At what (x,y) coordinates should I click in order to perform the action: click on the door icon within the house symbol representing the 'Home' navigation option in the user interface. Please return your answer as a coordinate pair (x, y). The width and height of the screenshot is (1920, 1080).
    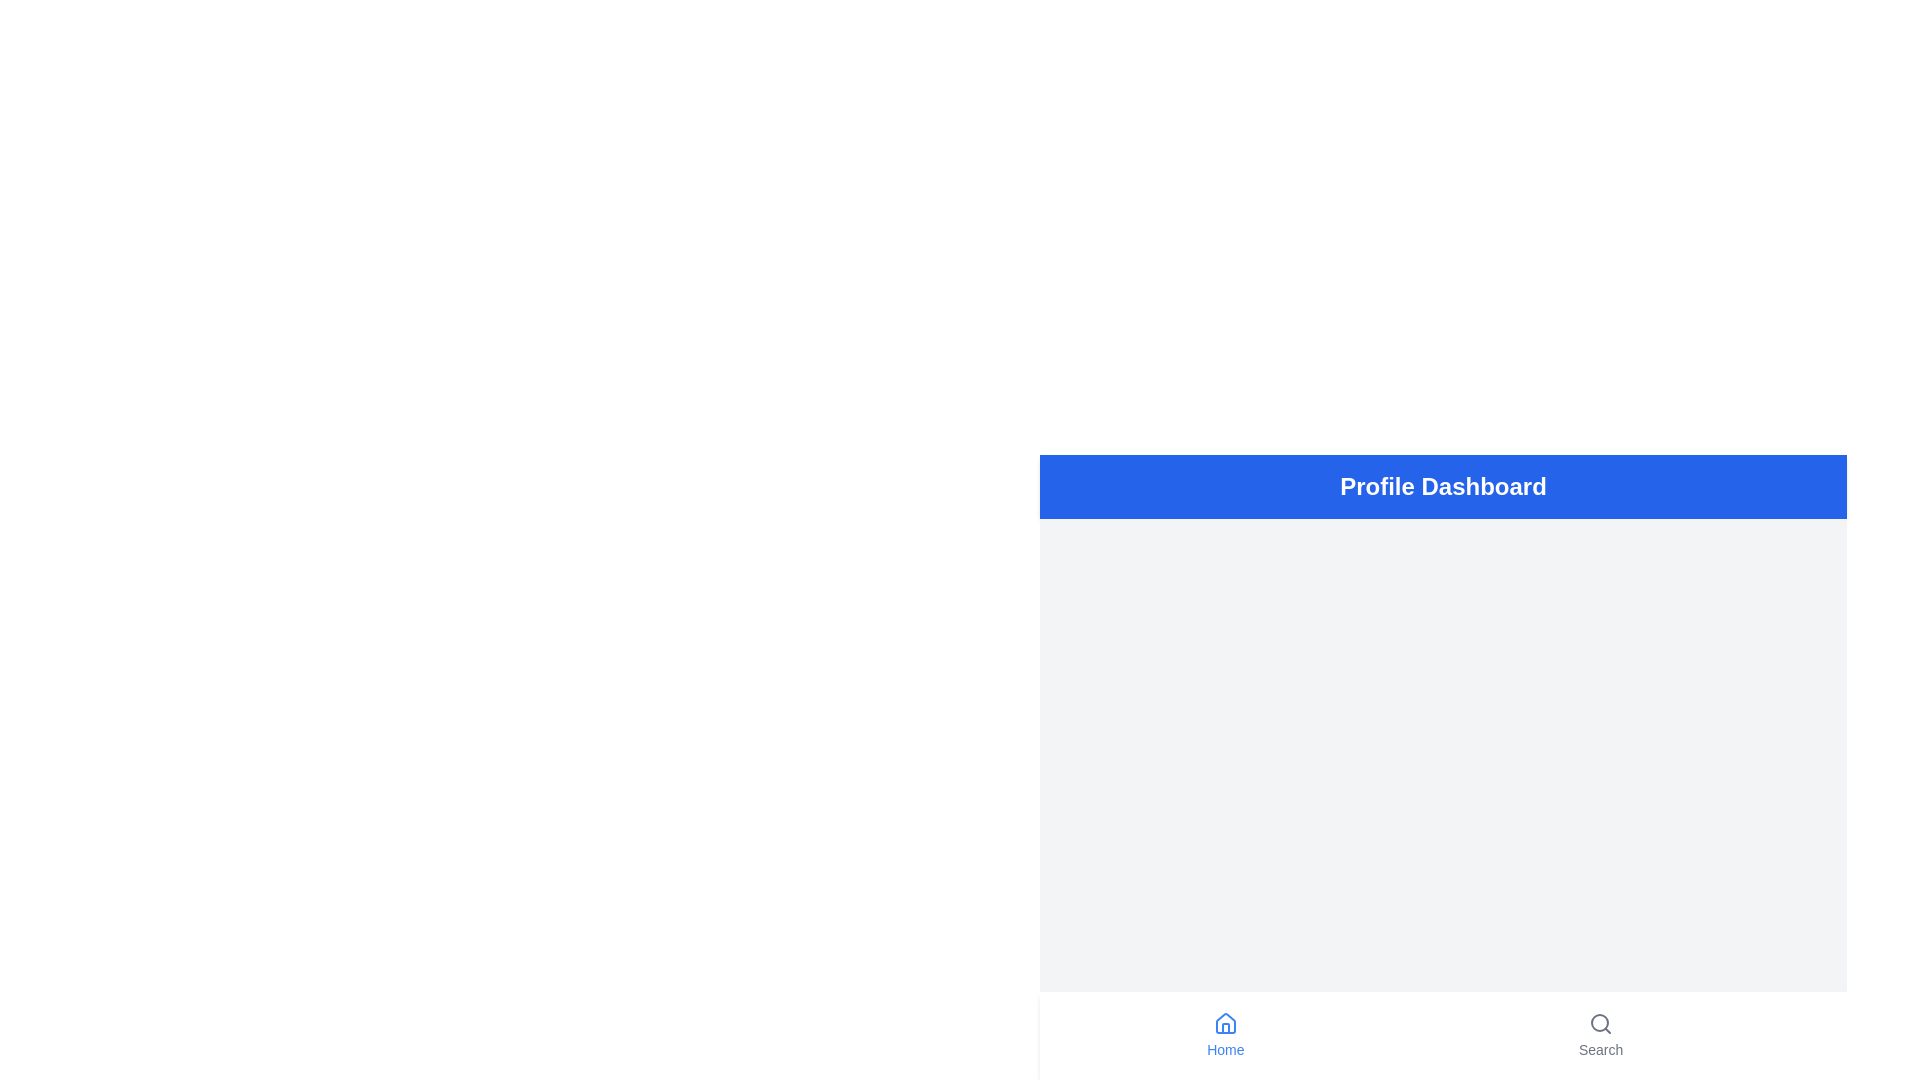
    Looking at the image, I should click on (1224, 1028).